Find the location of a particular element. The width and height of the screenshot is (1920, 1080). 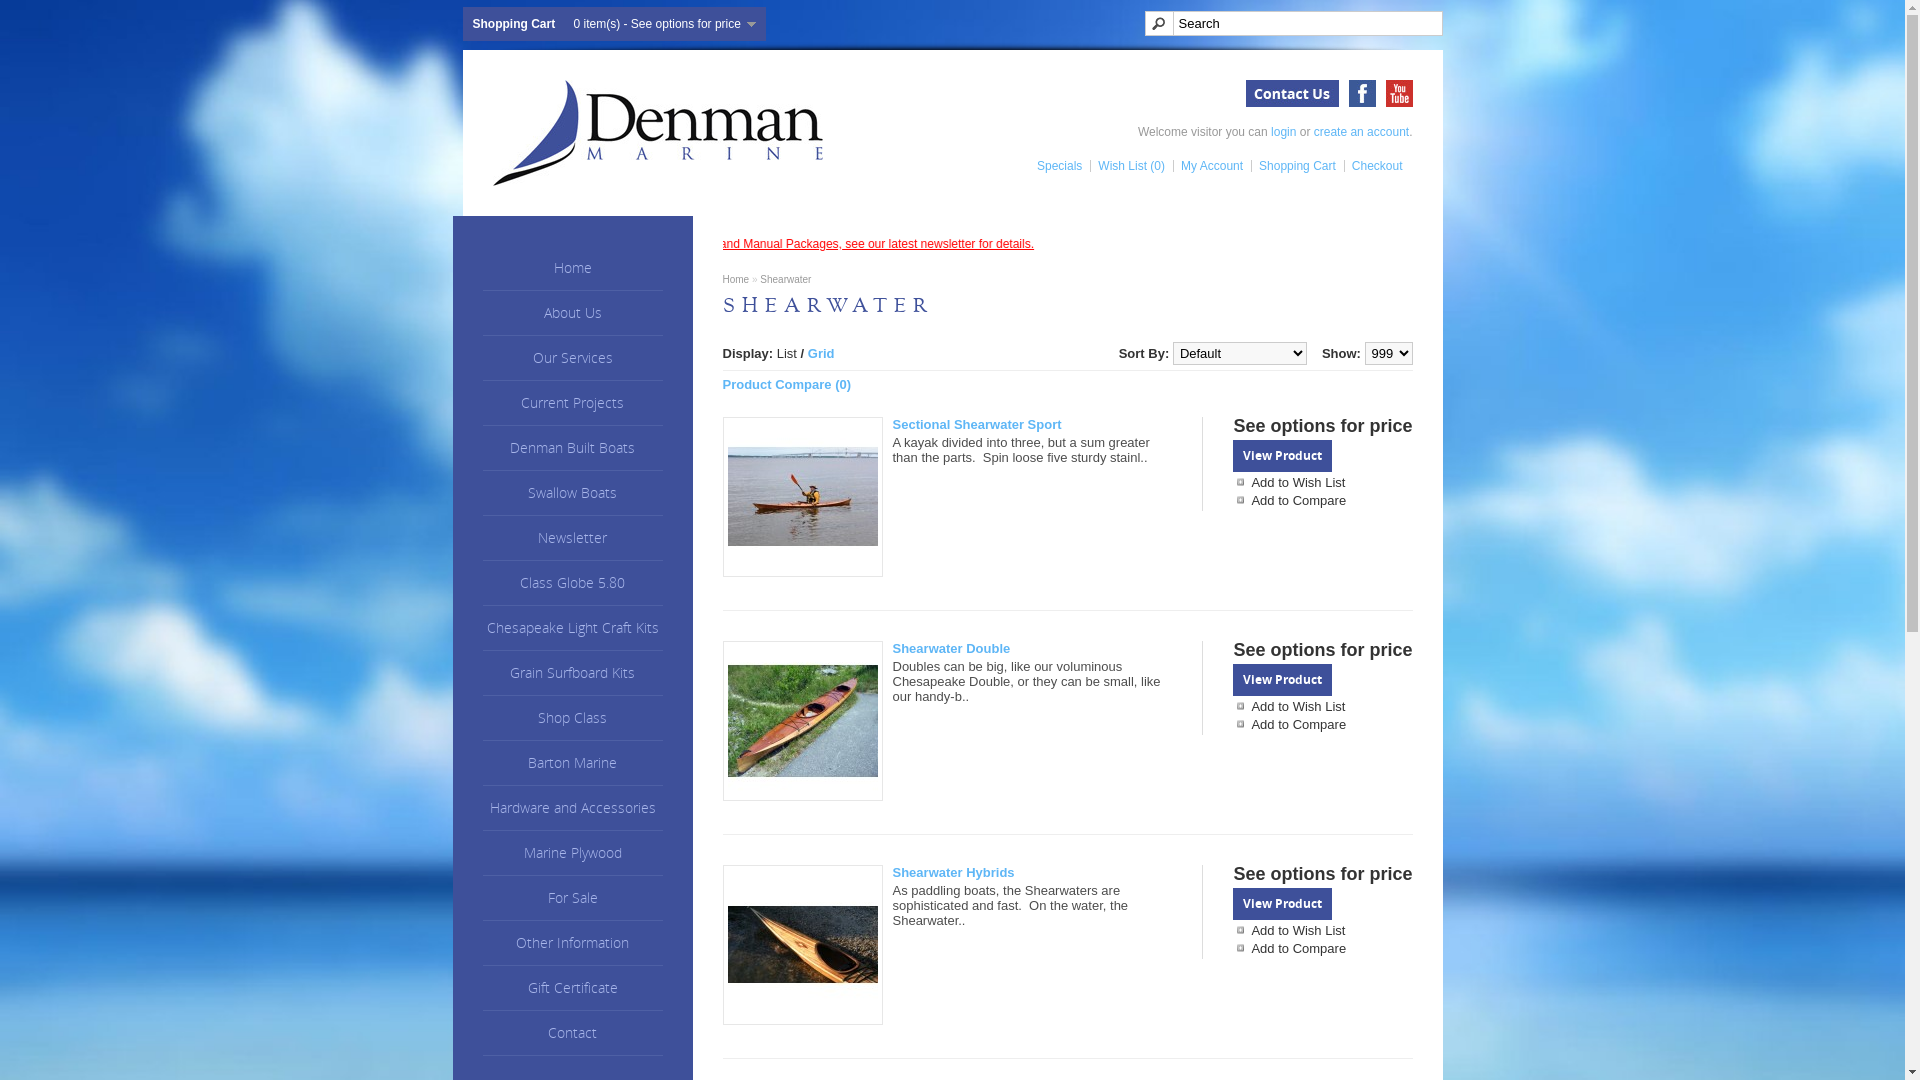

'Sectional Shearwater Sport' is located at coordinates (801, 496).